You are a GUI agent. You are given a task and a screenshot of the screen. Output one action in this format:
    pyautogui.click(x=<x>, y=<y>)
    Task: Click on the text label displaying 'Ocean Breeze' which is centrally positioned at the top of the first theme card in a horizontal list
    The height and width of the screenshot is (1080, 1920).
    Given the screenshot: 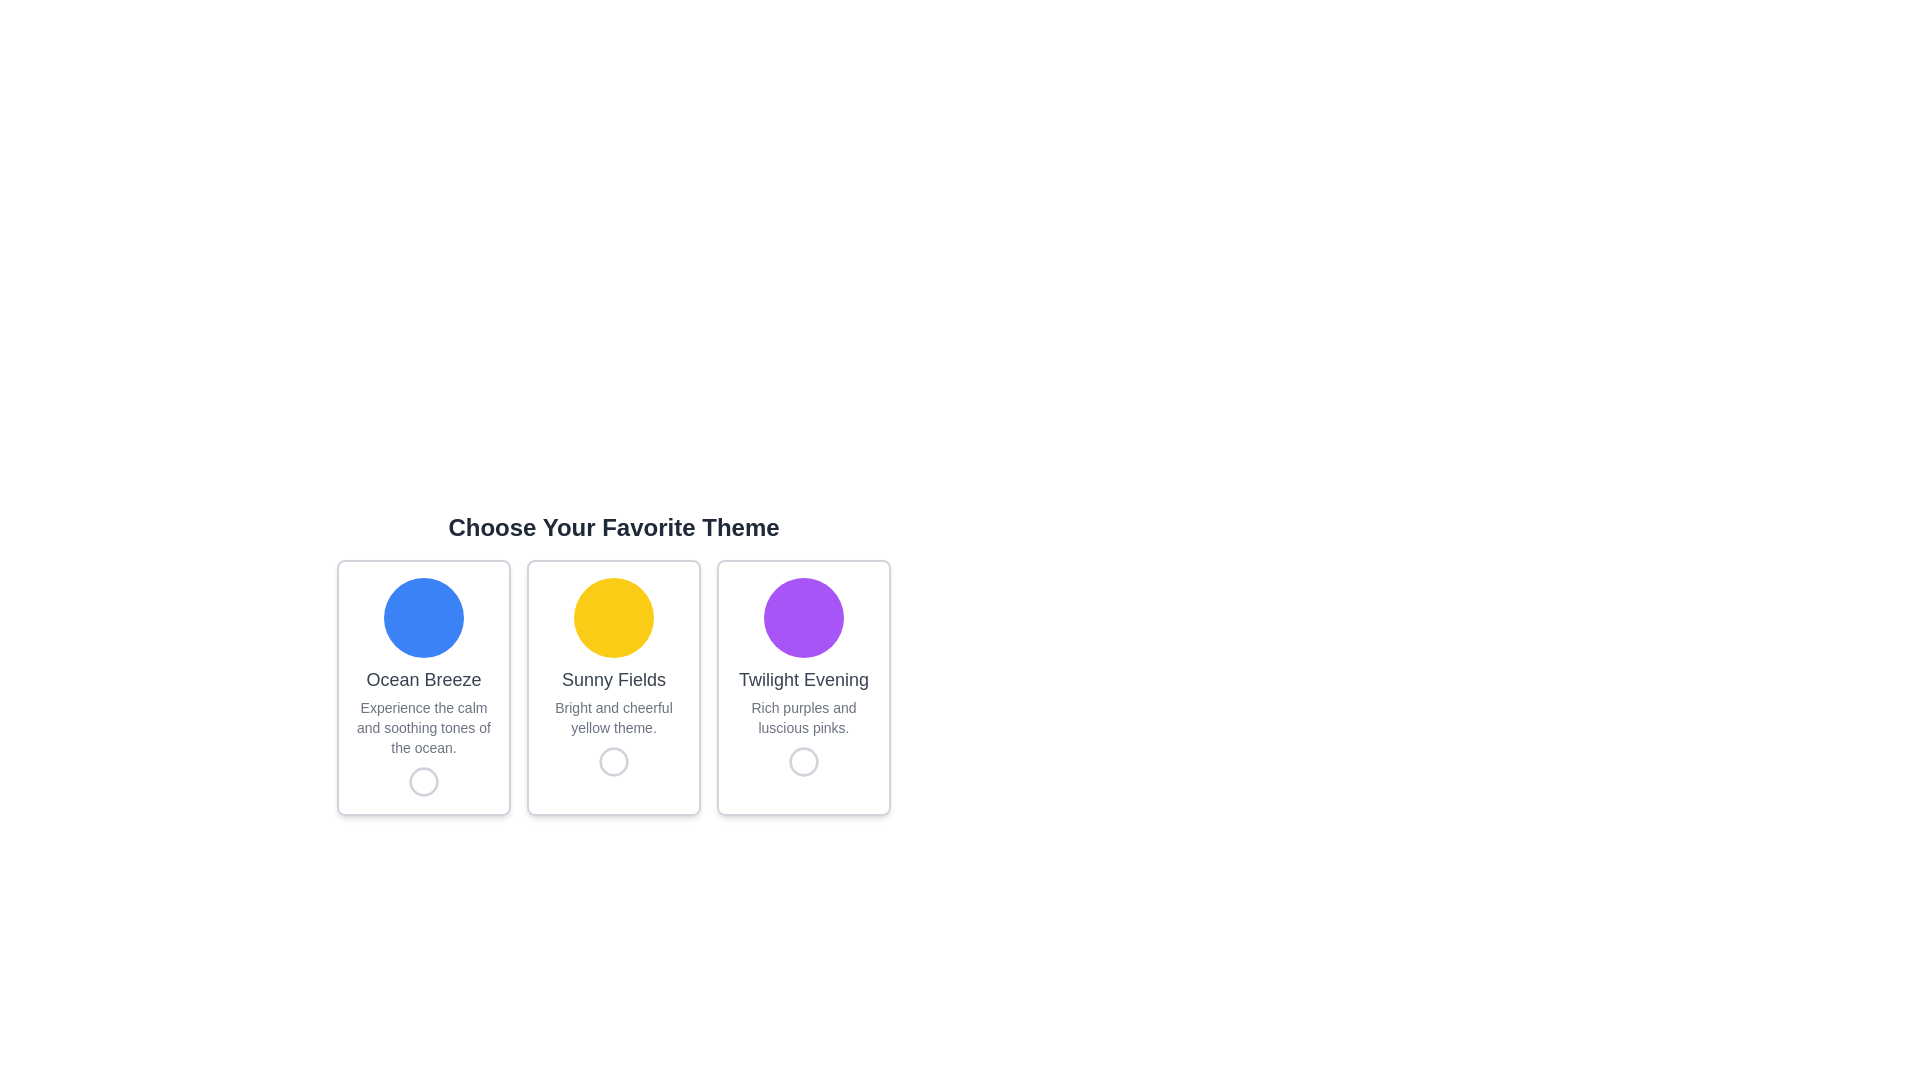 What is the action you would take?
    pyautogui.click(x=422, y=678)
    